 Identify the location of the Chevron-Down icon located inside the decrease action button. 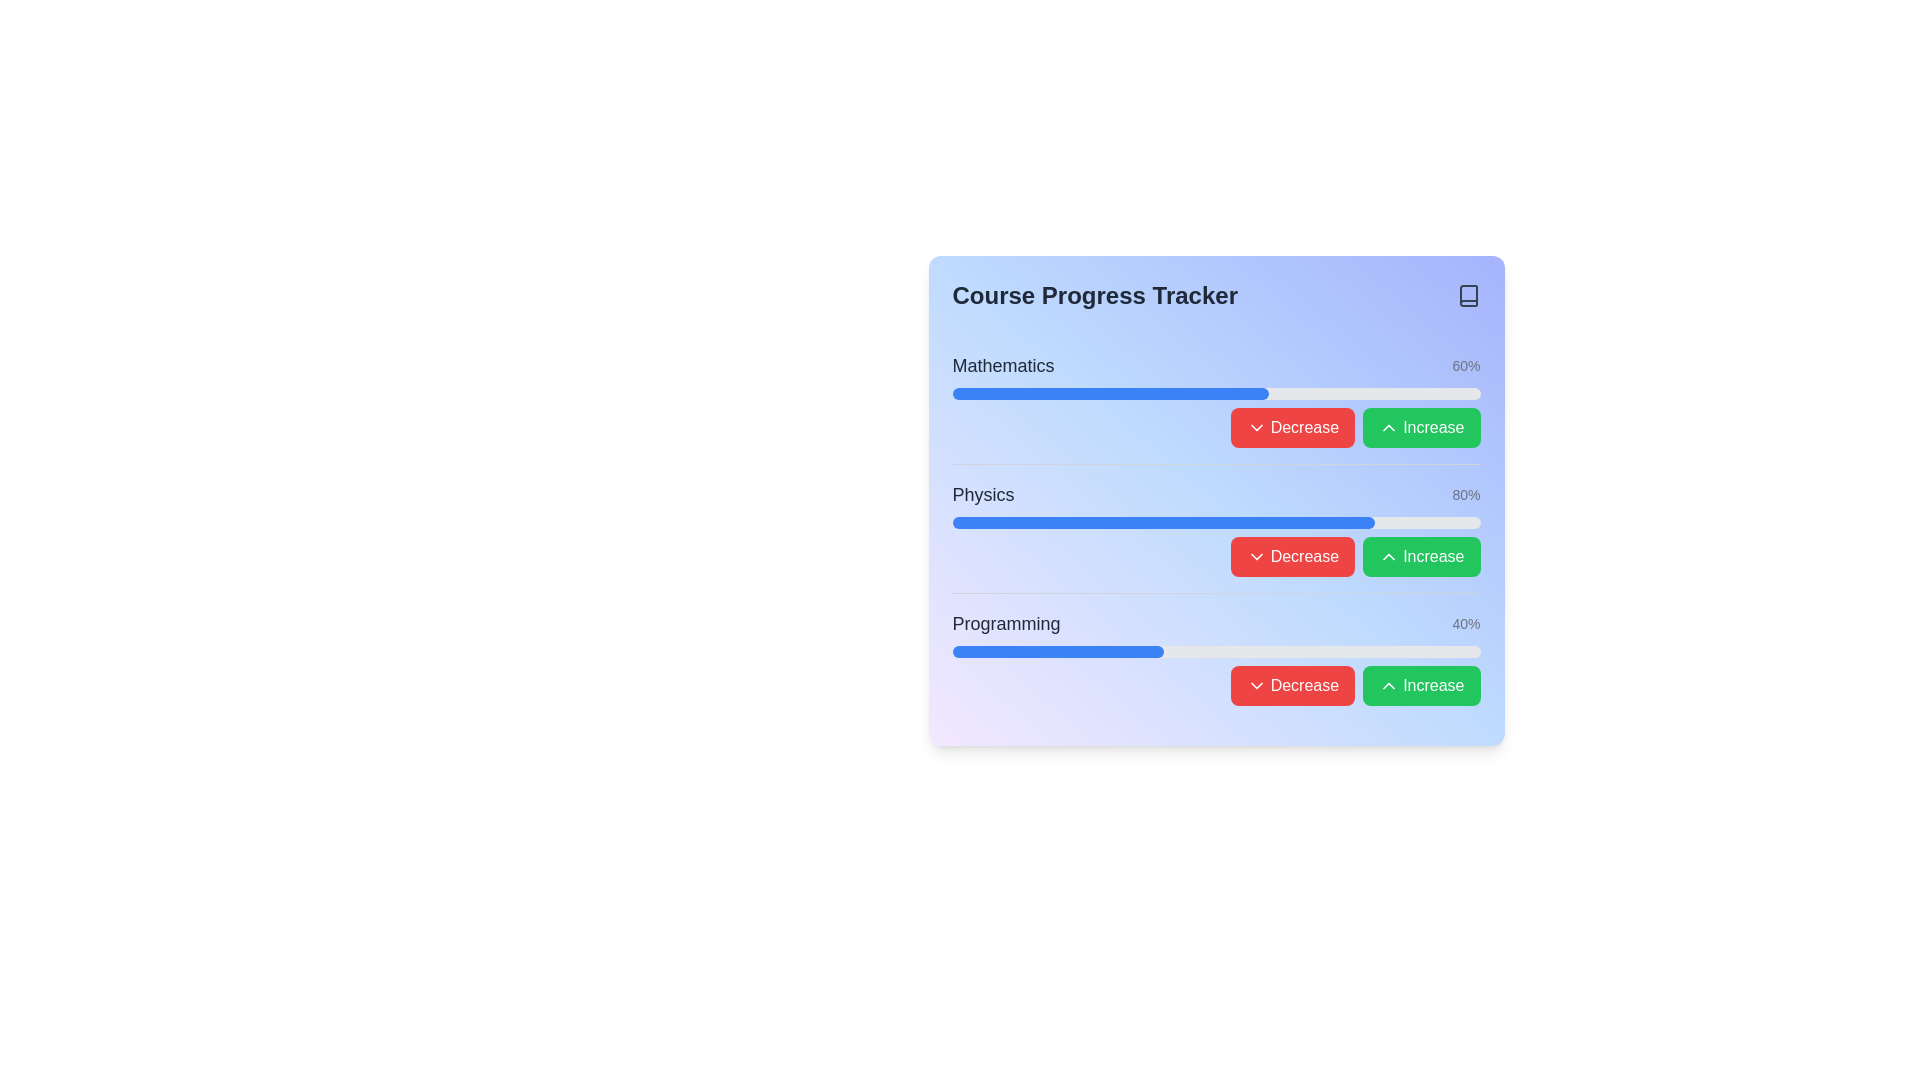
(1255, 685).